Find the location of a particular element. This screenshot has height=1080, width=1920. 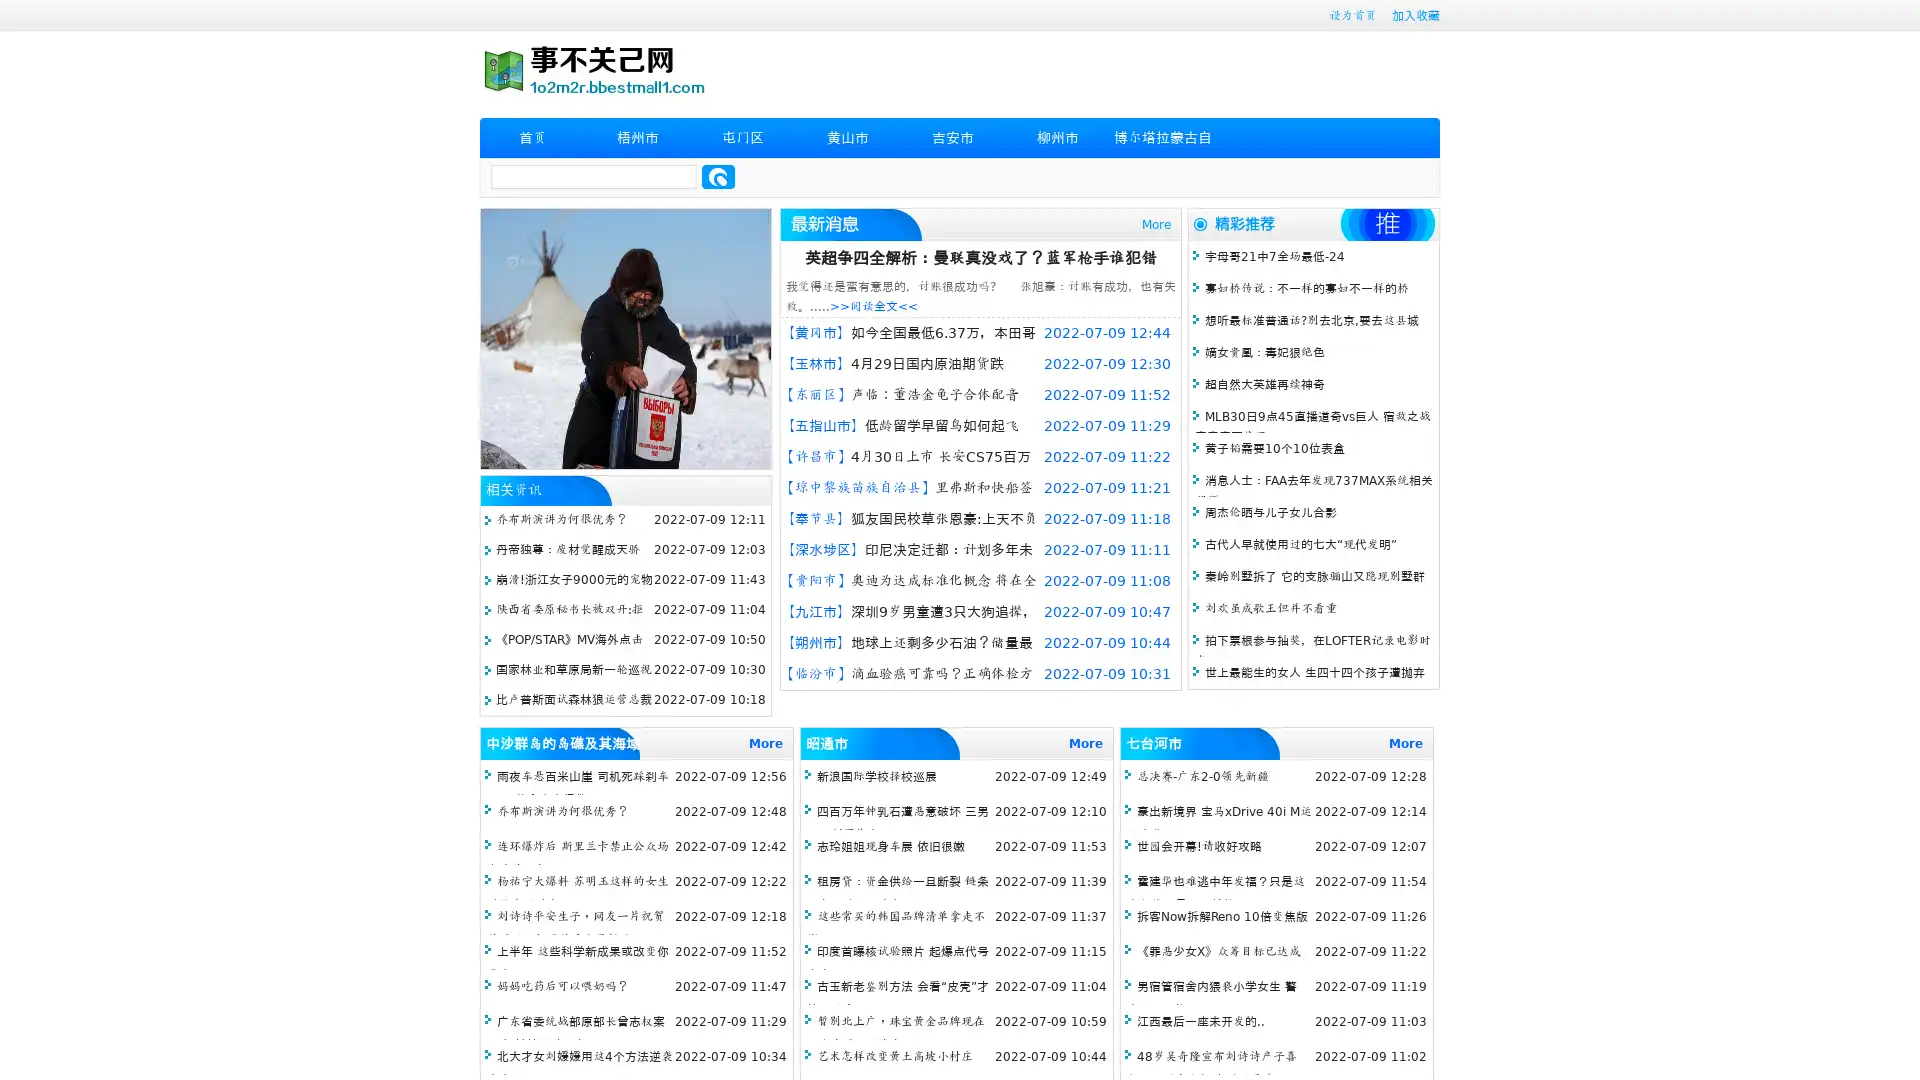

Search is located at coordinates (718, 176).